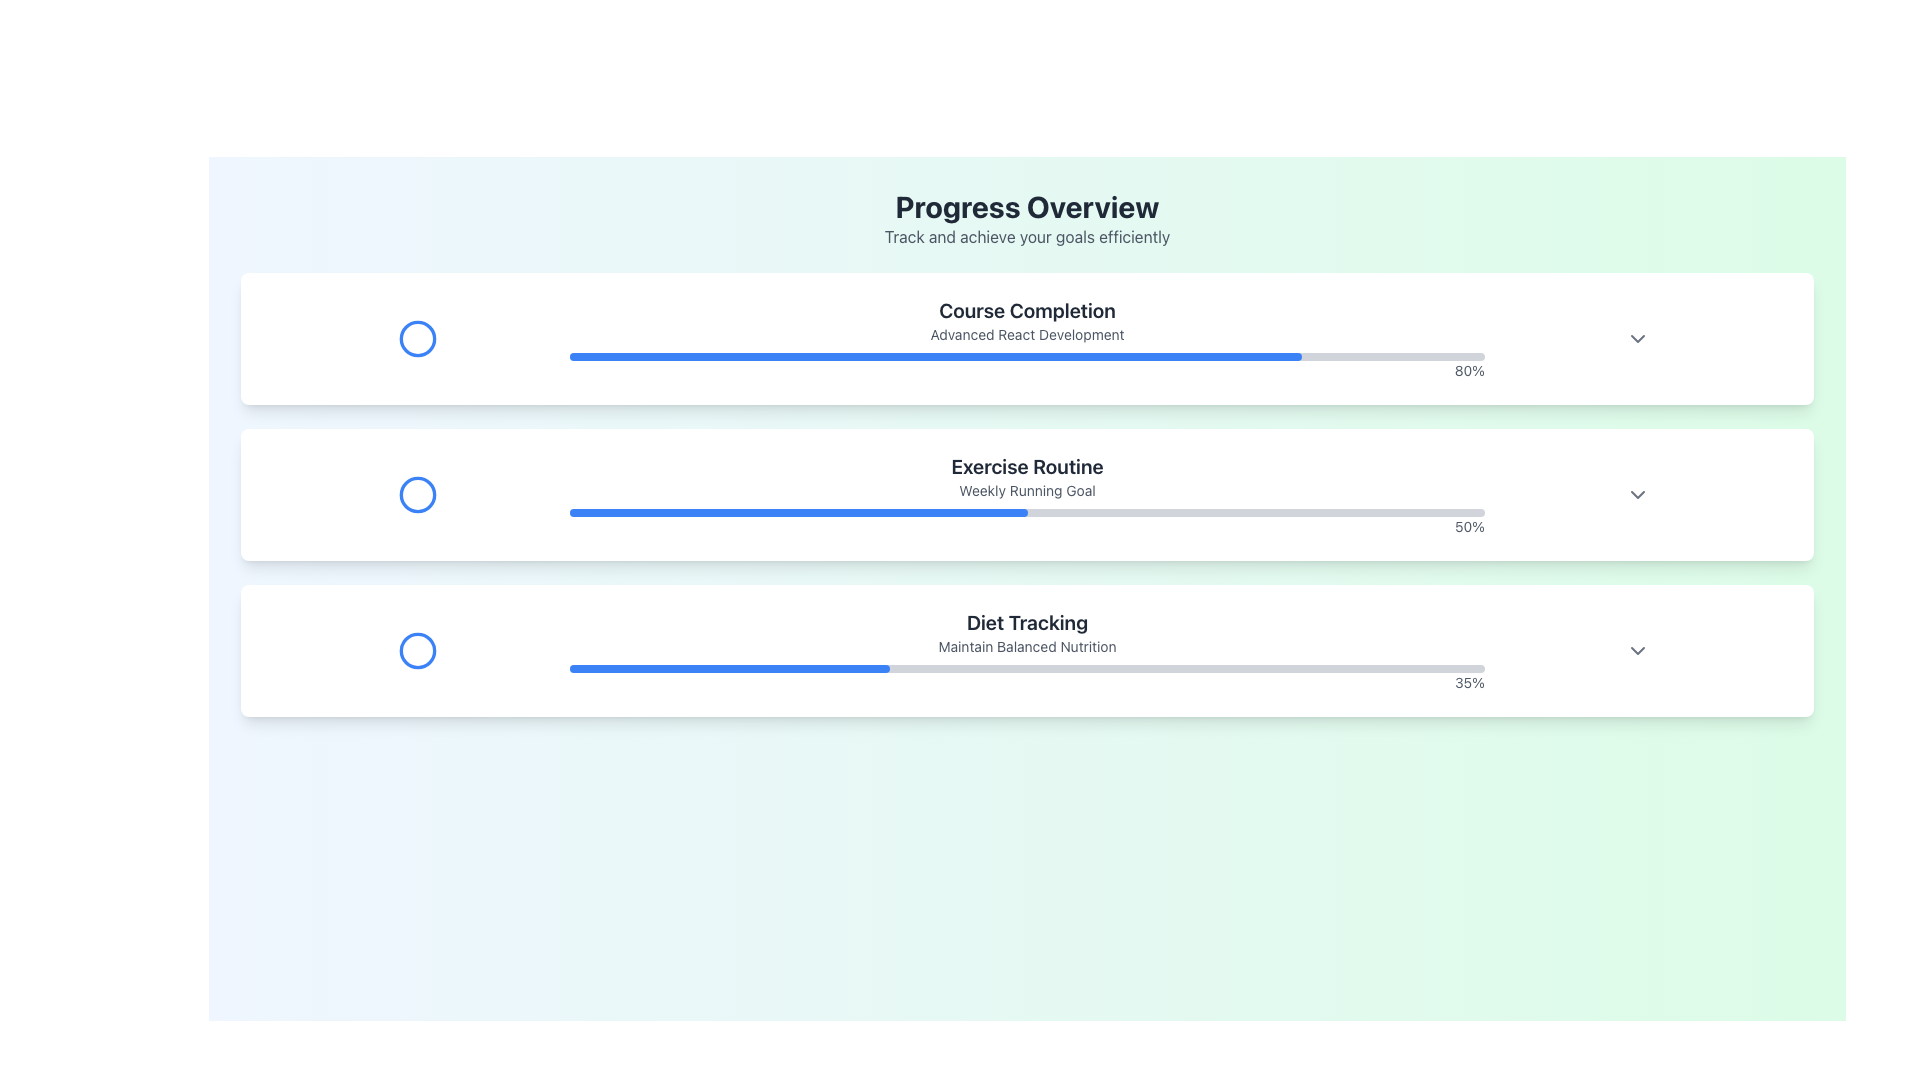 This screenshot has width=1920, height=1080. I want to click on the circular visual button or indicator, so click(416, 494).